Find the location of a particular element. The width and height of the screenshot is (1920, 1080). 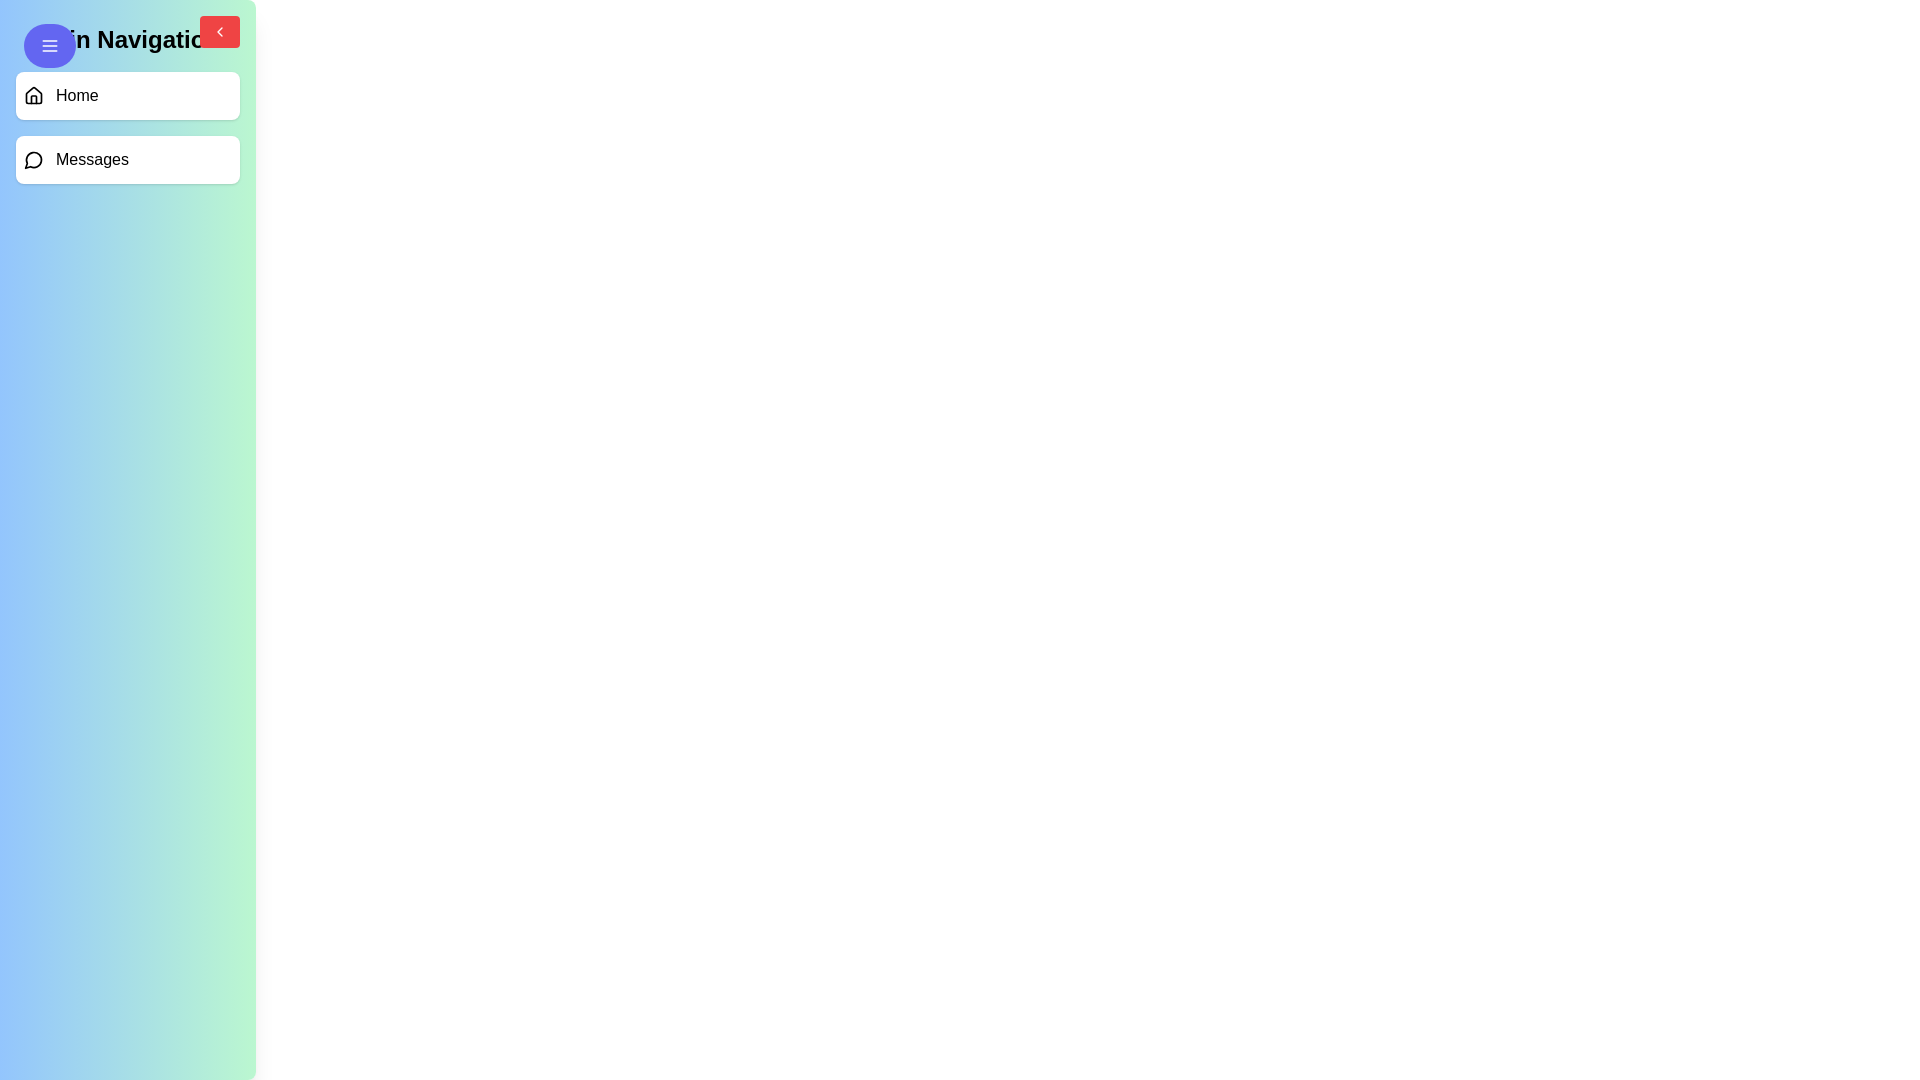

the decorative or functional part of the speech bubble icon that symbolizes the 'Messages' section in the sidebar navigation panel, located to the left of the text 'Messages' is located at coordinates (33, 159).